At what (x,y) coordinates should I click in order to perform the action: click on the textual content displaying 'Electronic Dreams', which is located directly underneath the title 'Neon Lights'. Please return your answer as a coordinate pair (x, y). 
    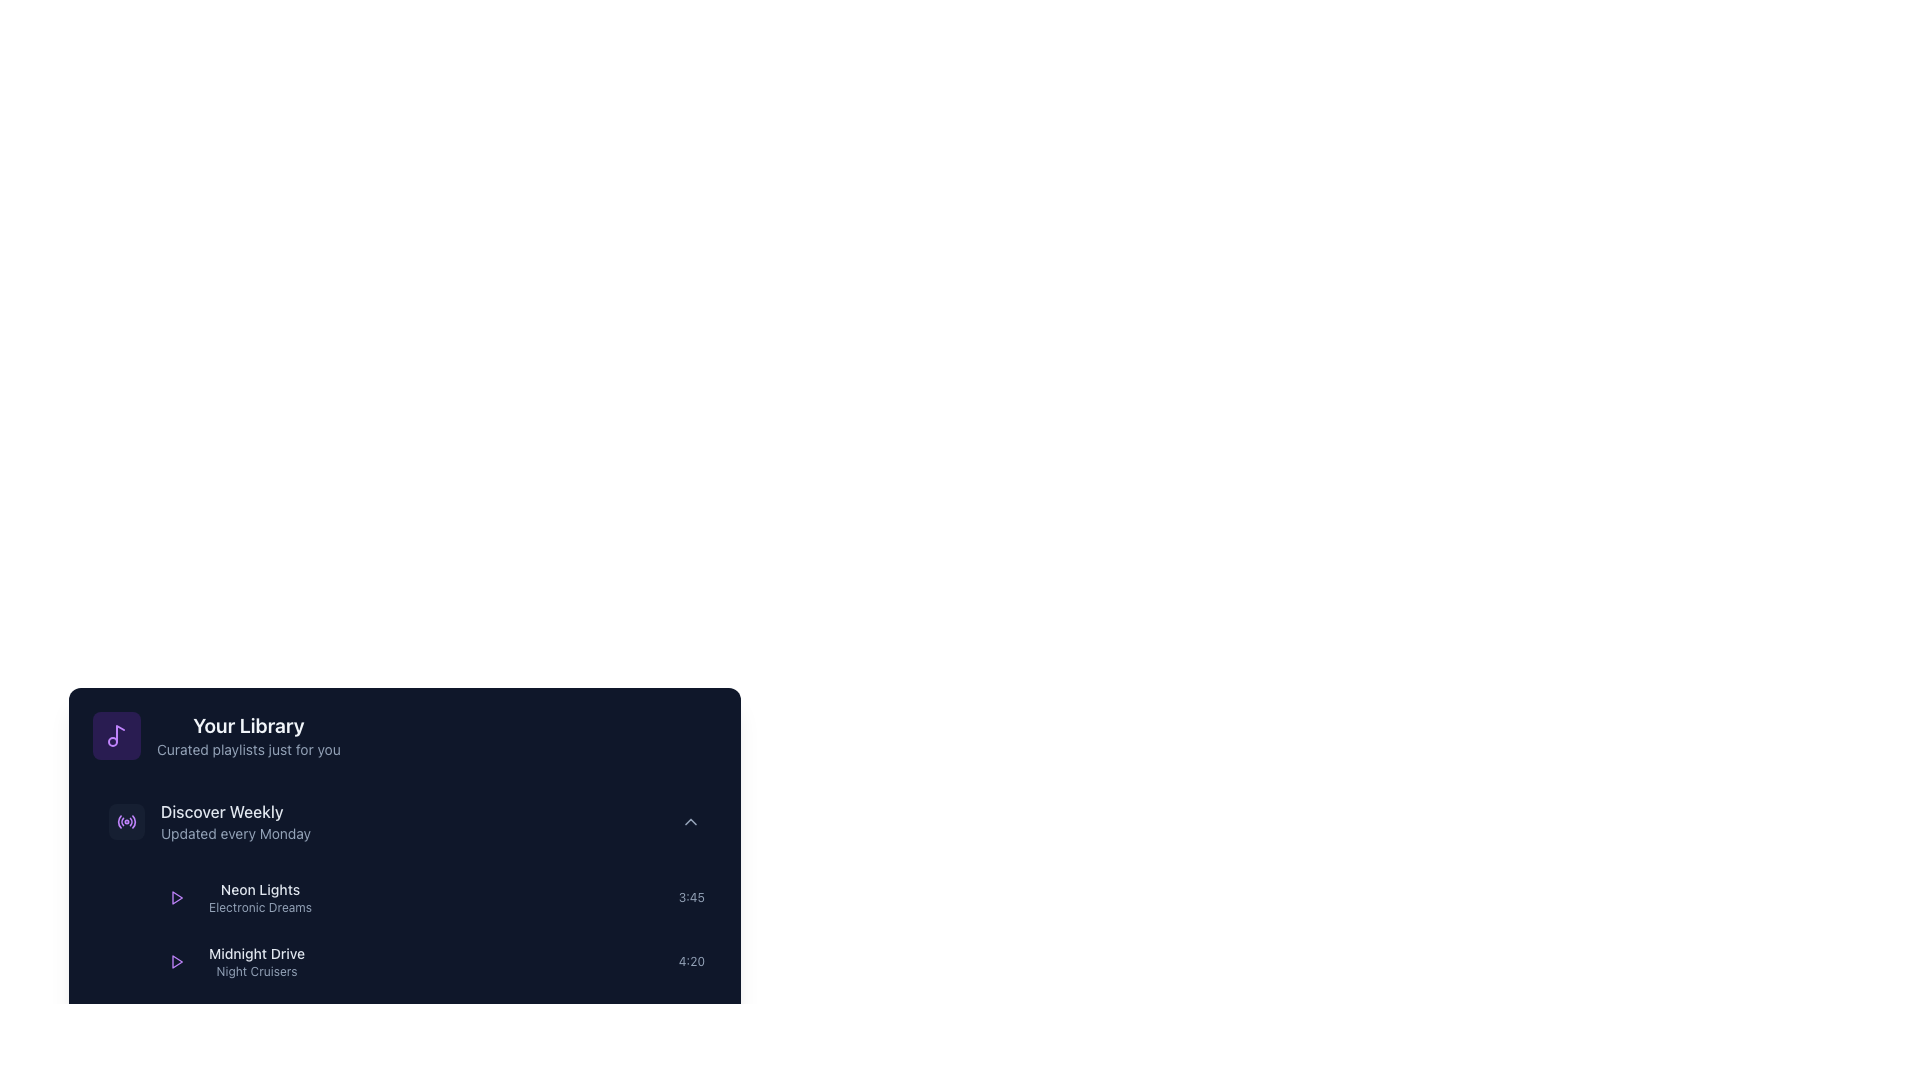
    Looking at the image, I should click on (259, 907).